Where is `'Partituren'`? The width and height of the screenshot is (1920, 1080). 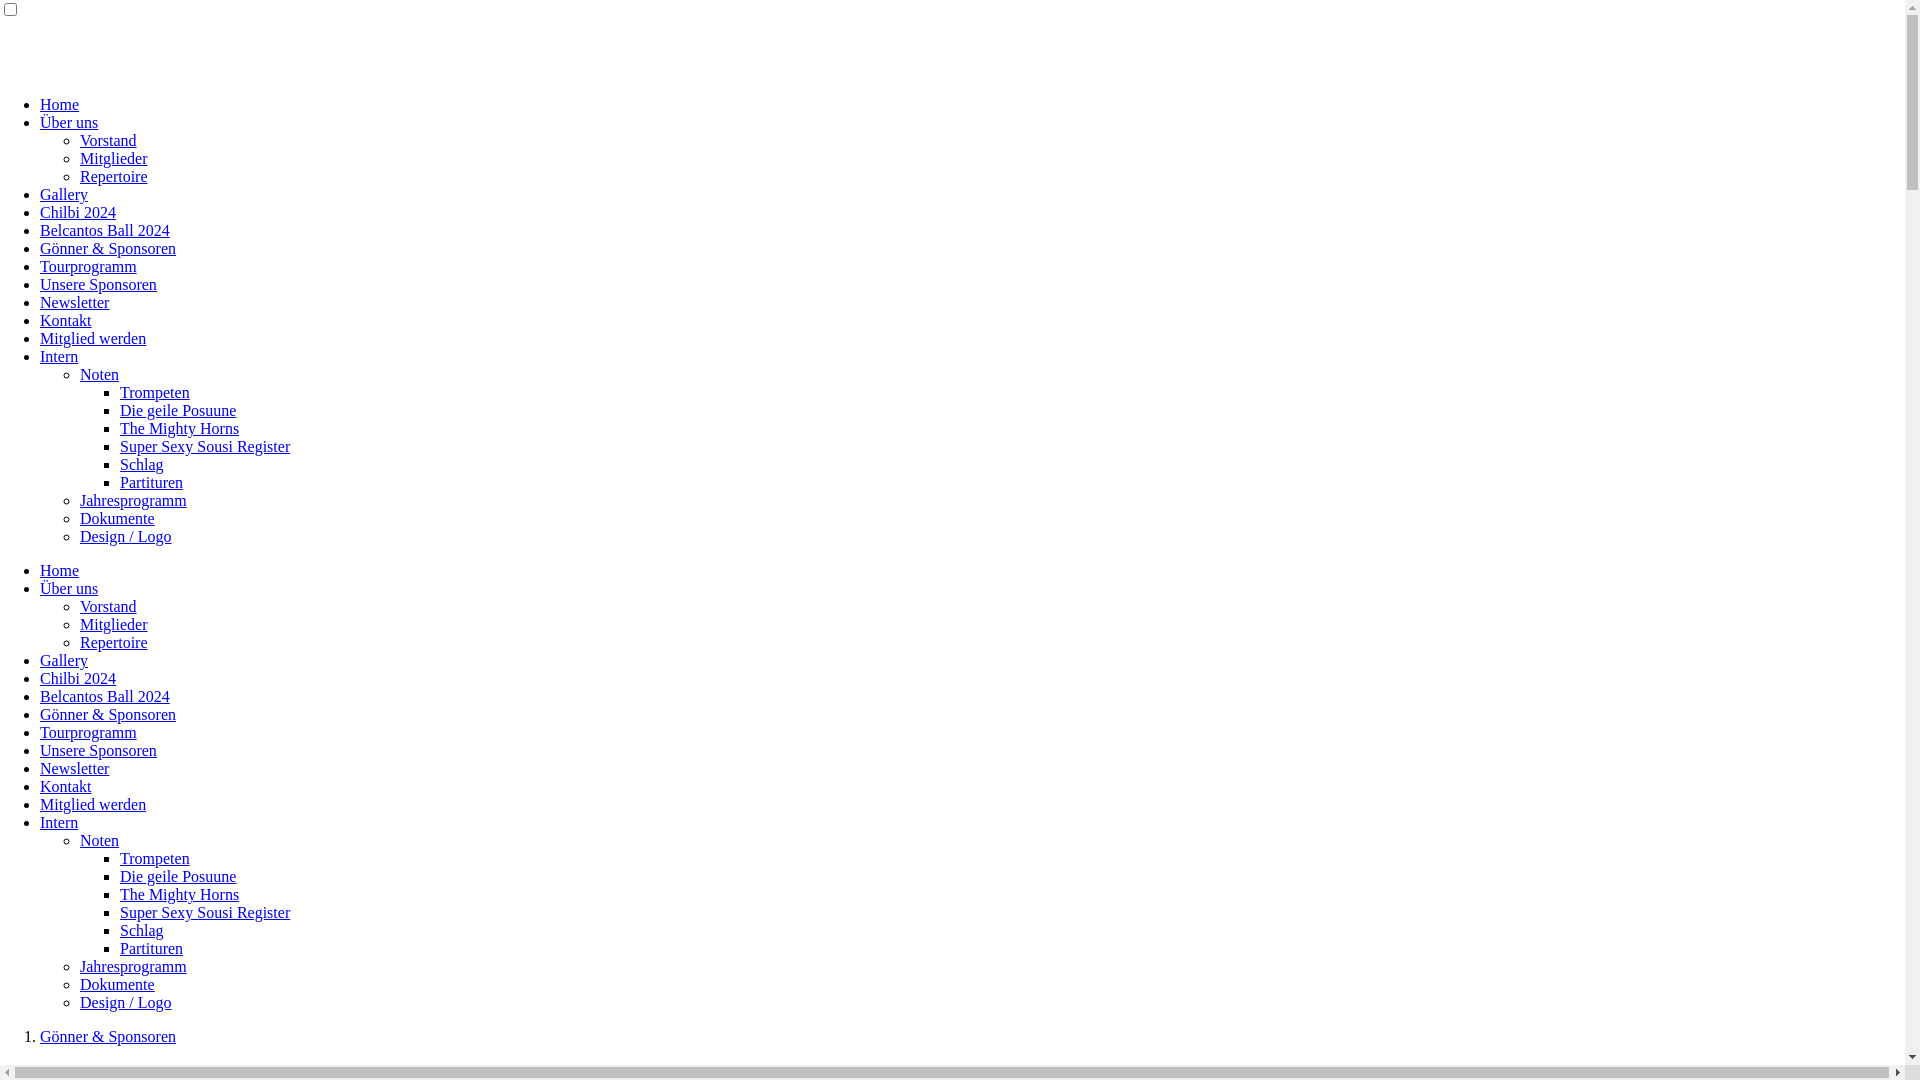
'Partituren' is located at coordinates (119, 947).